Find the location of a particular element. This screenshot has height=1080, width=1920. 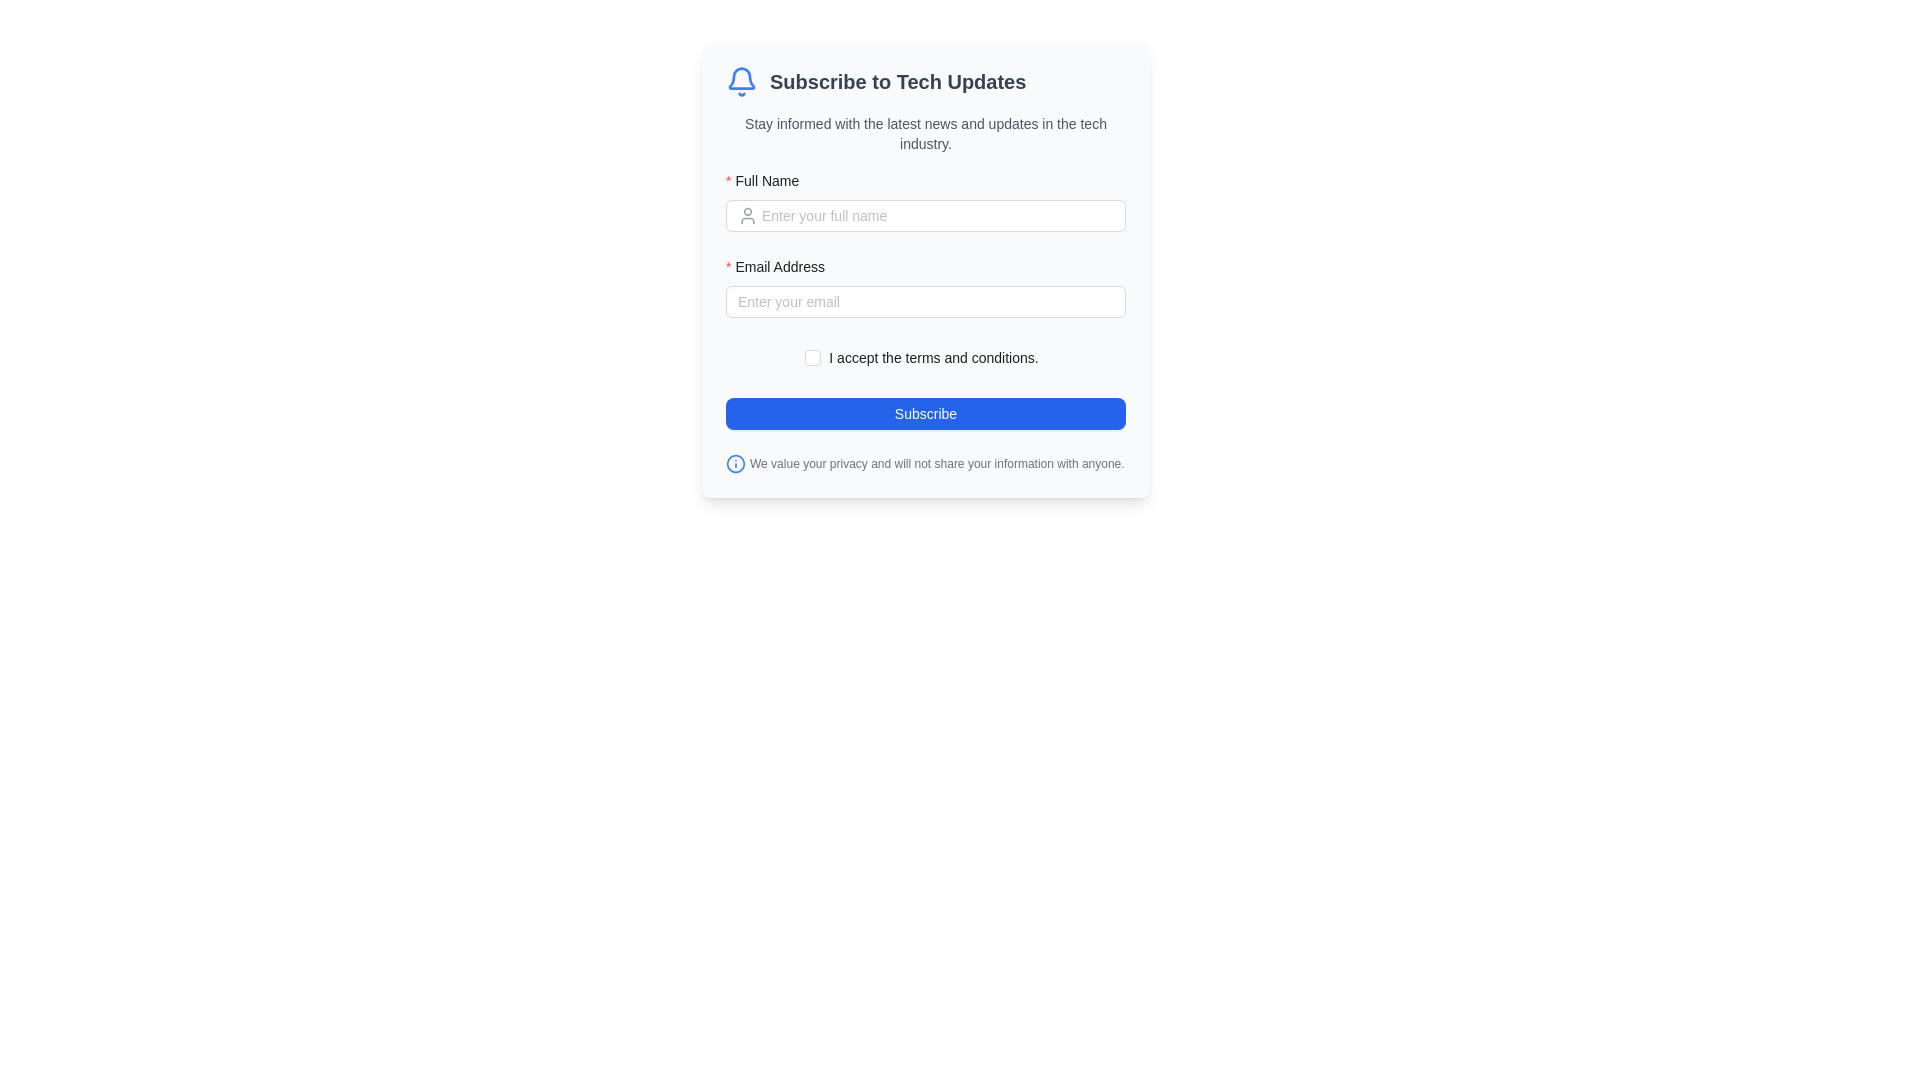

the checkbox for accepting terms and conditions is located at coordinates (925, 357).